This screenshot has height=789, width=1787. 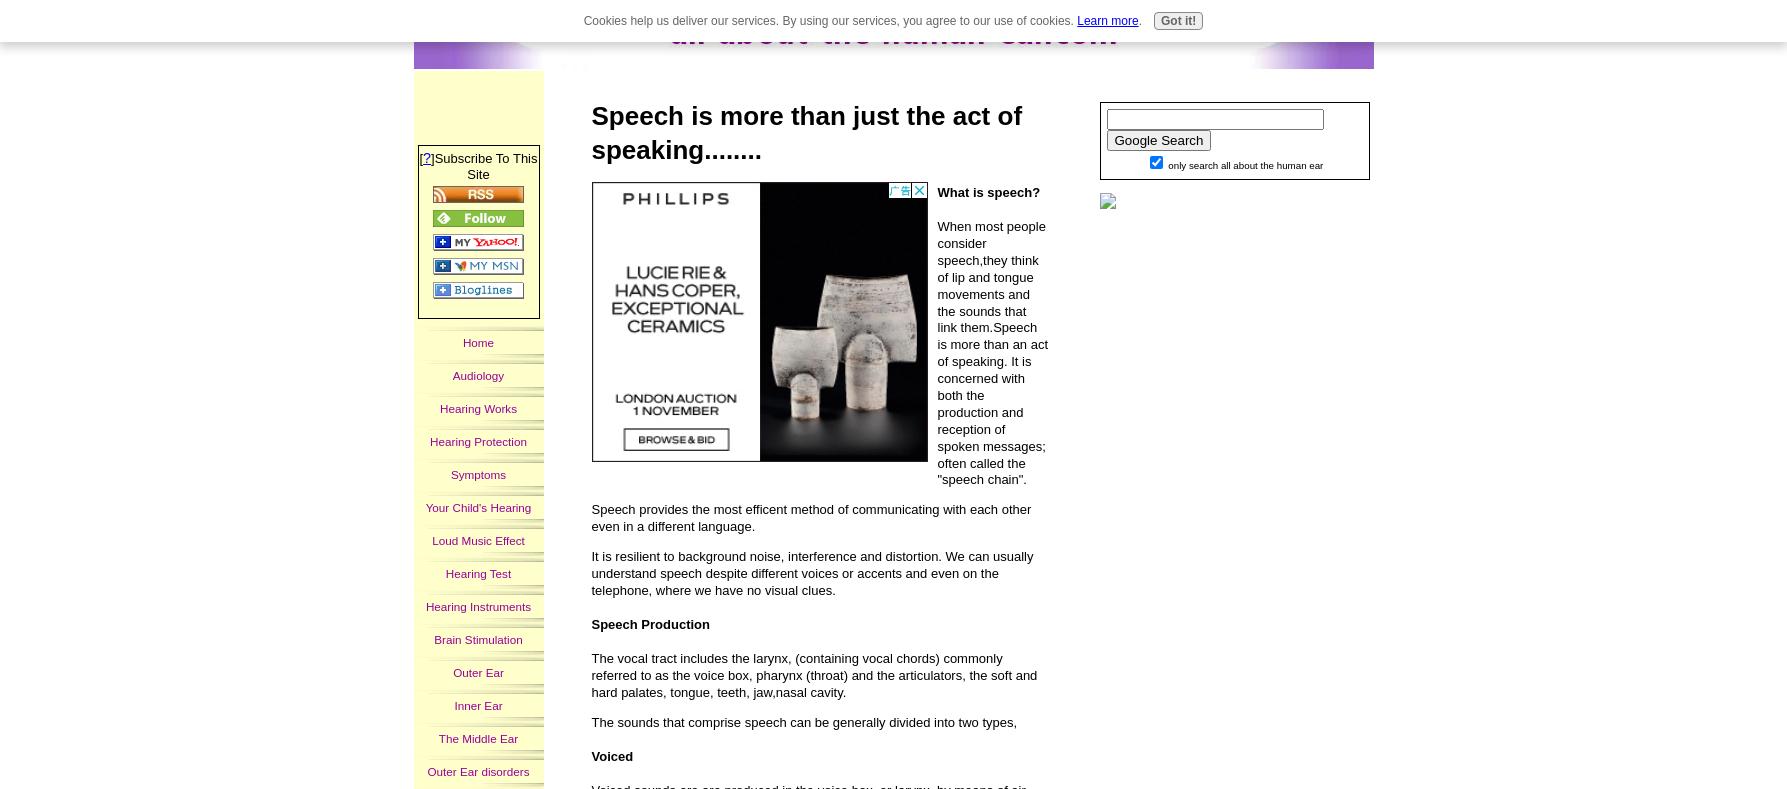 I want to click on 'Voiced', so click(x=611, y=756).